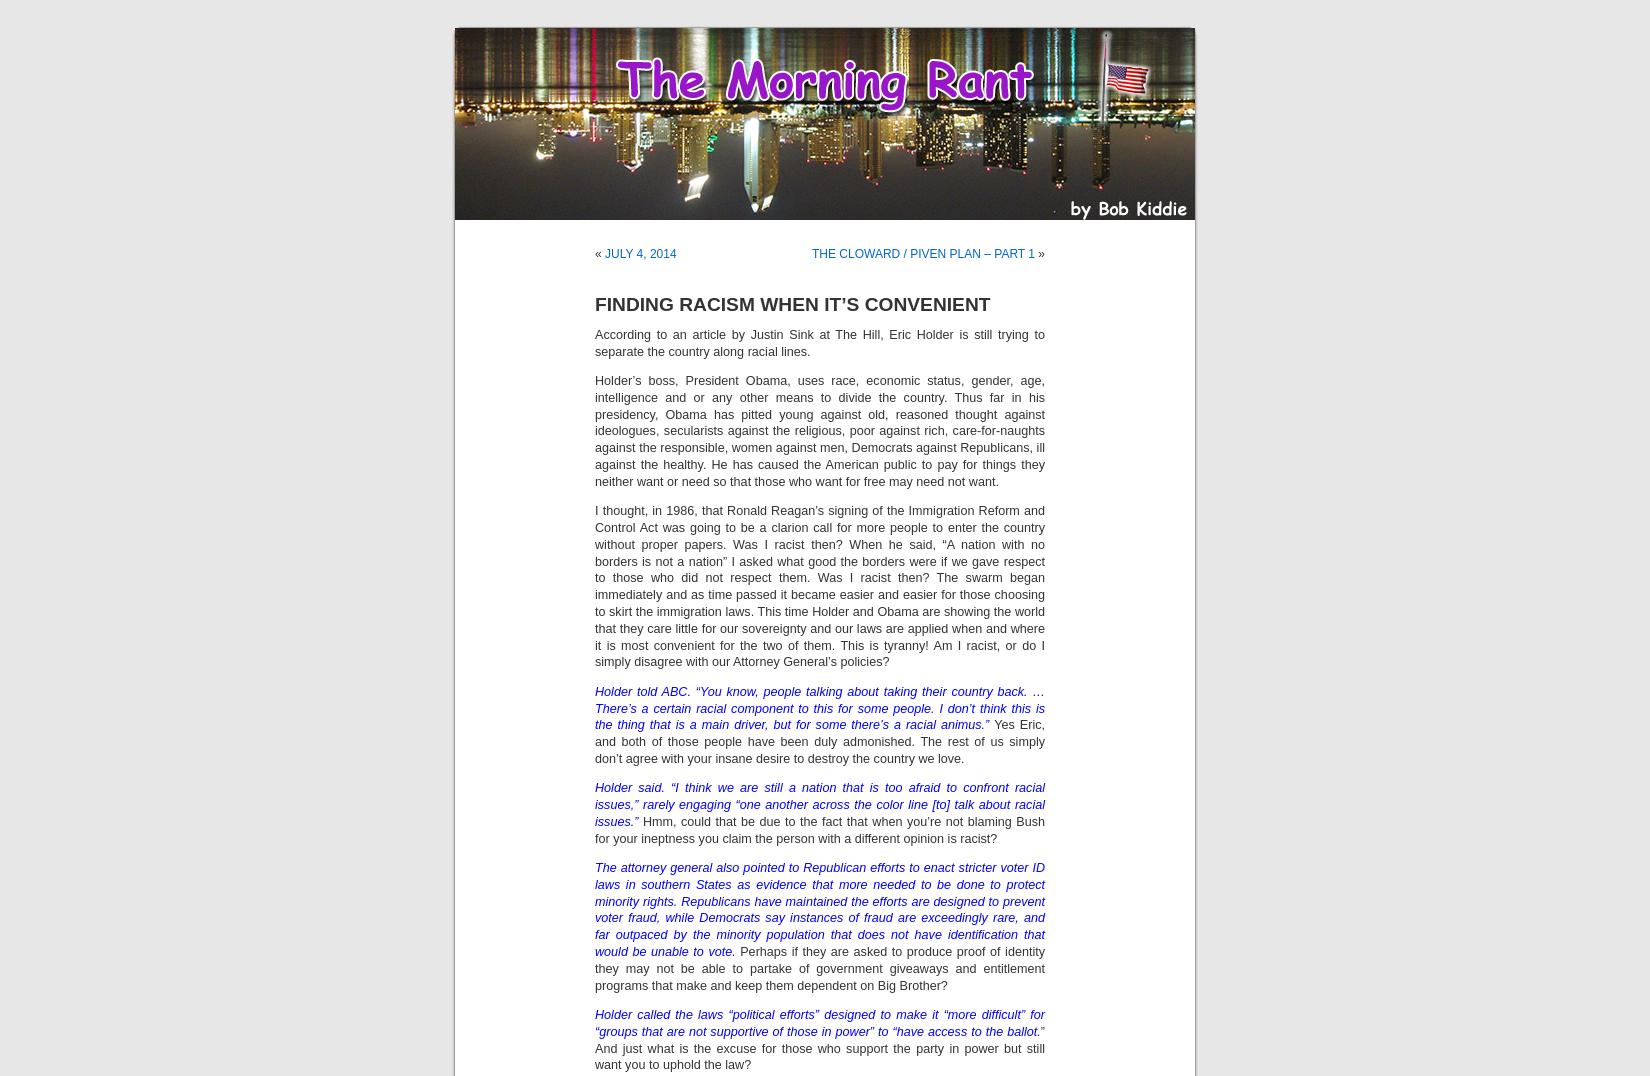 The width and height of the screenshot is (1650, 1076). Describe the element at coordinates (819, 430) in the screenshot. I see `'Holder’s boss, President Obama, uses race, economic status, gender, age, intelligence and or any other means to divide the country. Thus far in his presidency, Obama has pitted young against old, reasoned thought against ideologues, secularists against the religious, poor against rich, care-for-naughts against the responsible, women against men, Democrats against Republicans, ill against the healthy. He has caused the American public to pay for things they neither want or need so that those who want for free may need not want.'` at that location.